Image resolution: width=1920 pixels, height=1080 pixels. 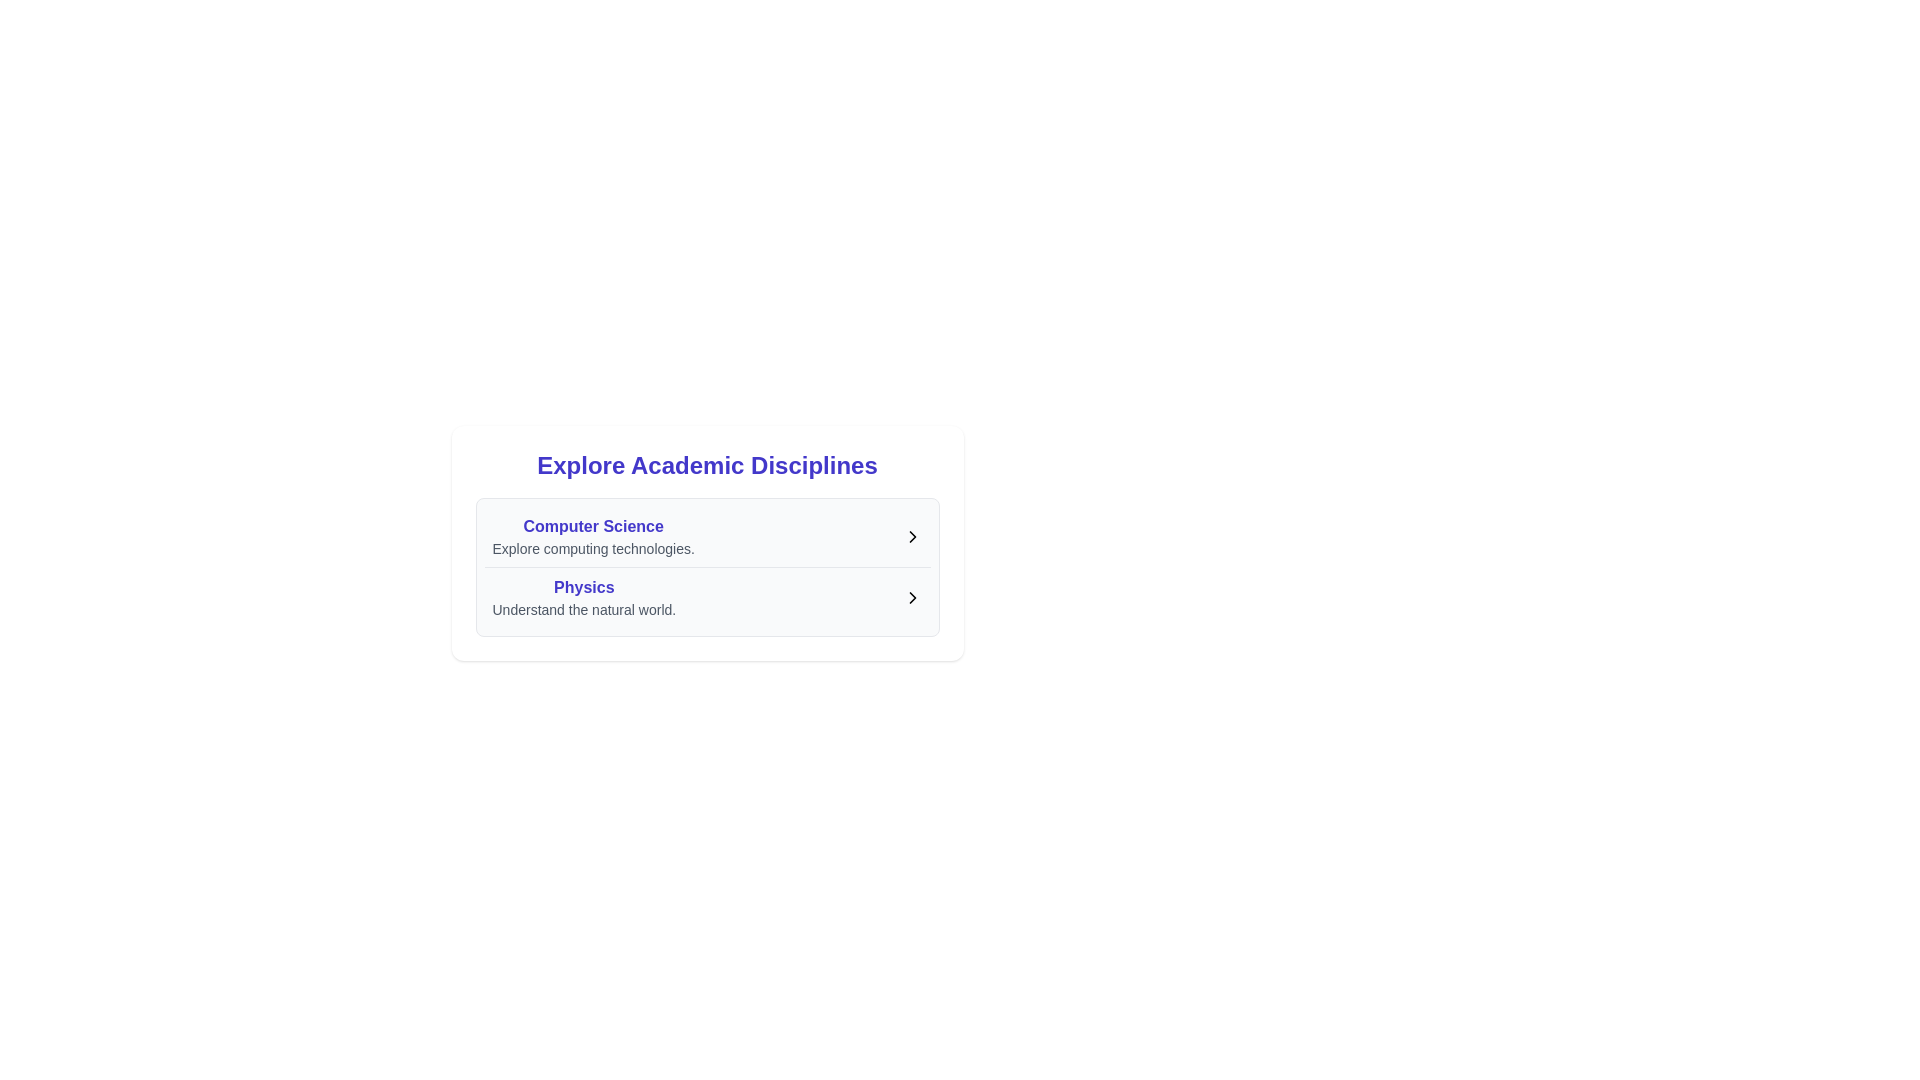 I want to click on the academic discipline, so click(x=583, y=596).